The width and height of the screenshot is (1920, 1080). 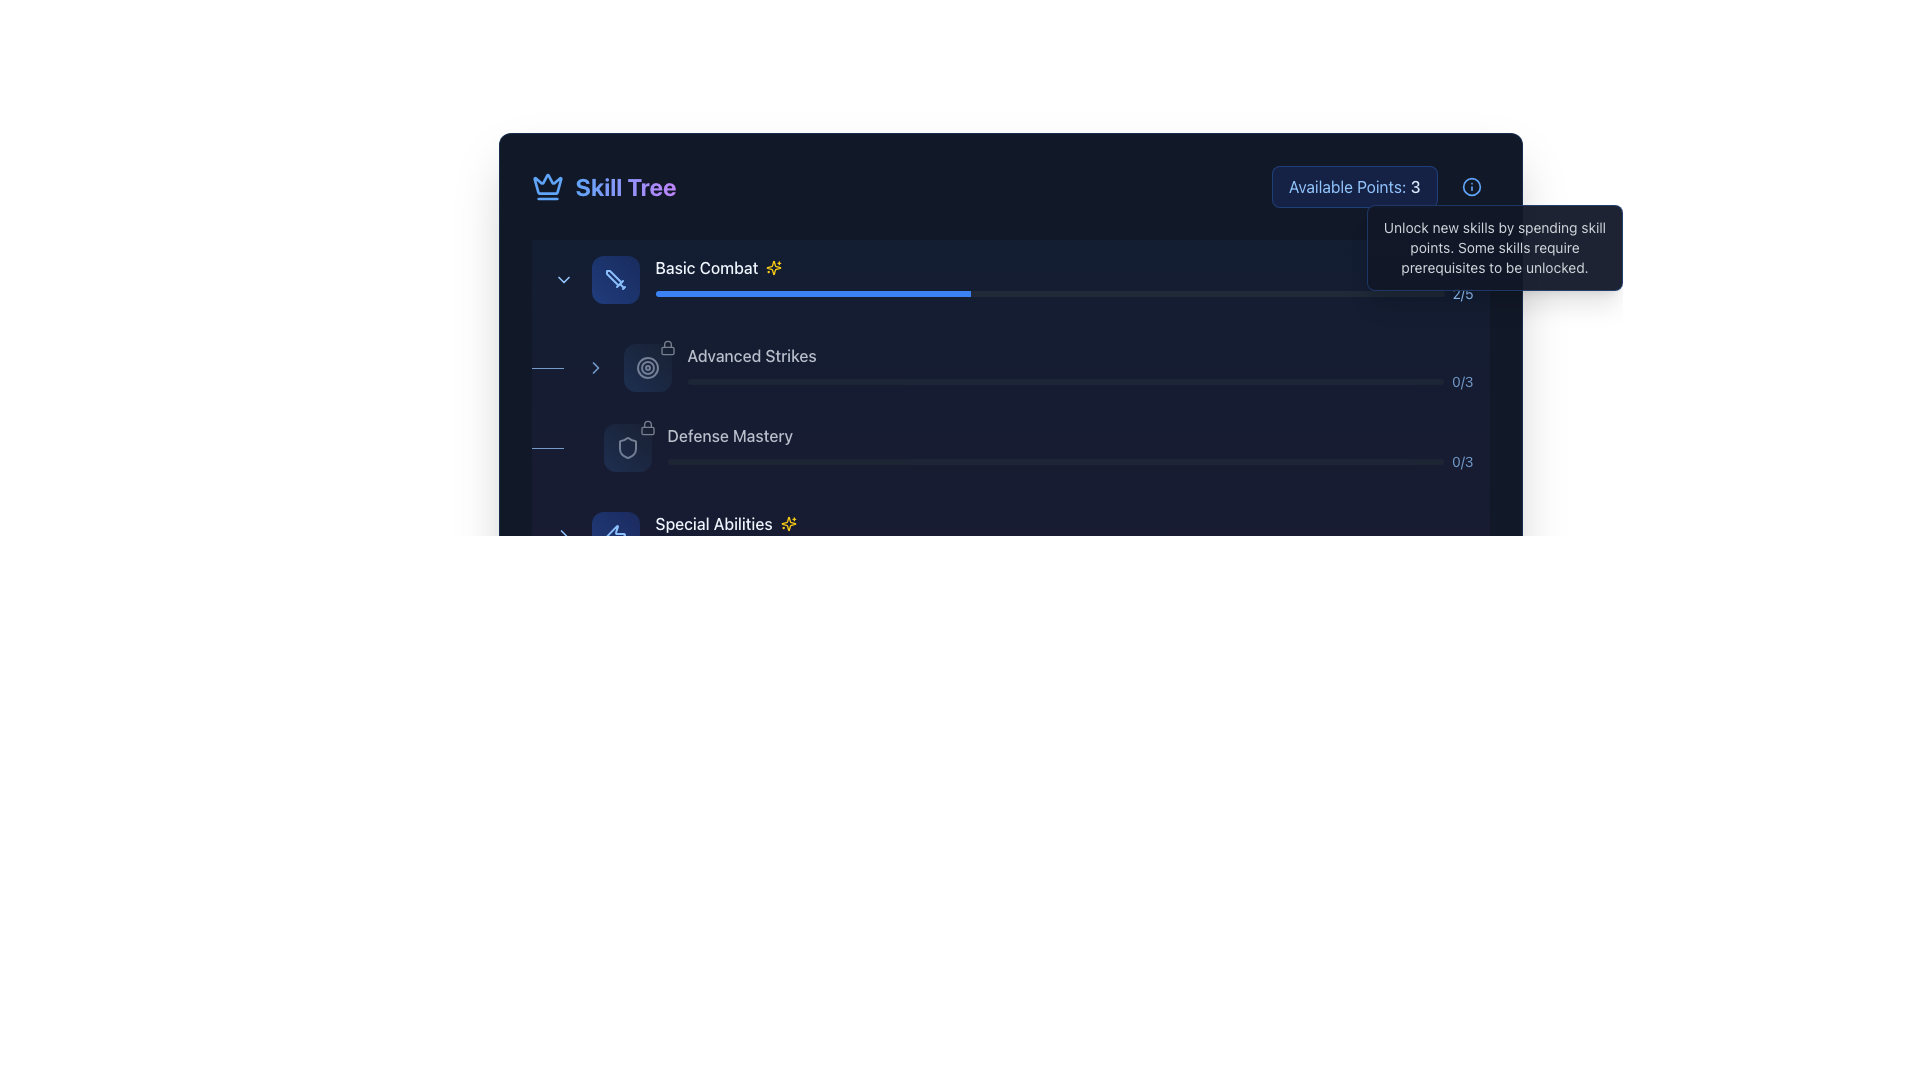 I want to click on the progress bar located in the 'Advanced Strikes' section of the skill tree interface, which visually represents the progress out of 3 steps, so click(x=1079, y=381).